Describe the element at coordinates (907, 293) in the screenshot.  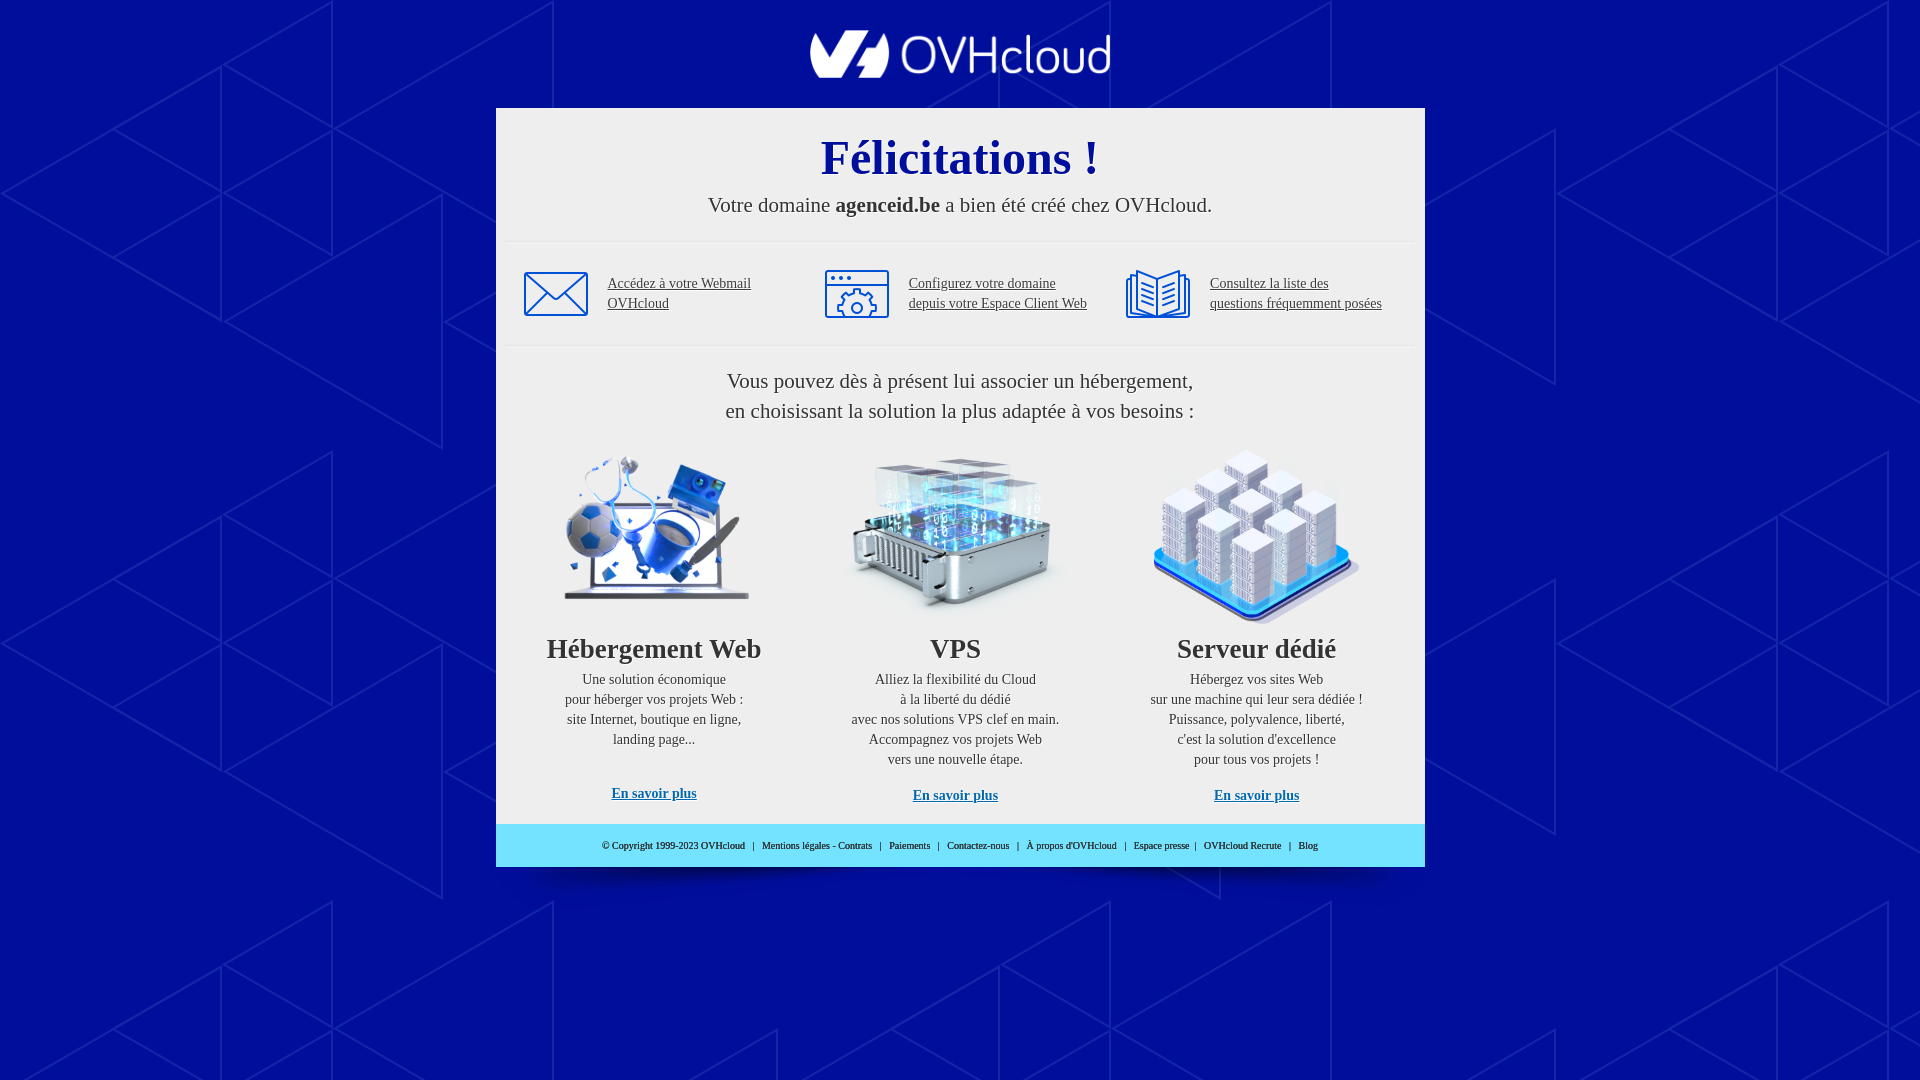
I see `'Configurez votre domaine` at that location.